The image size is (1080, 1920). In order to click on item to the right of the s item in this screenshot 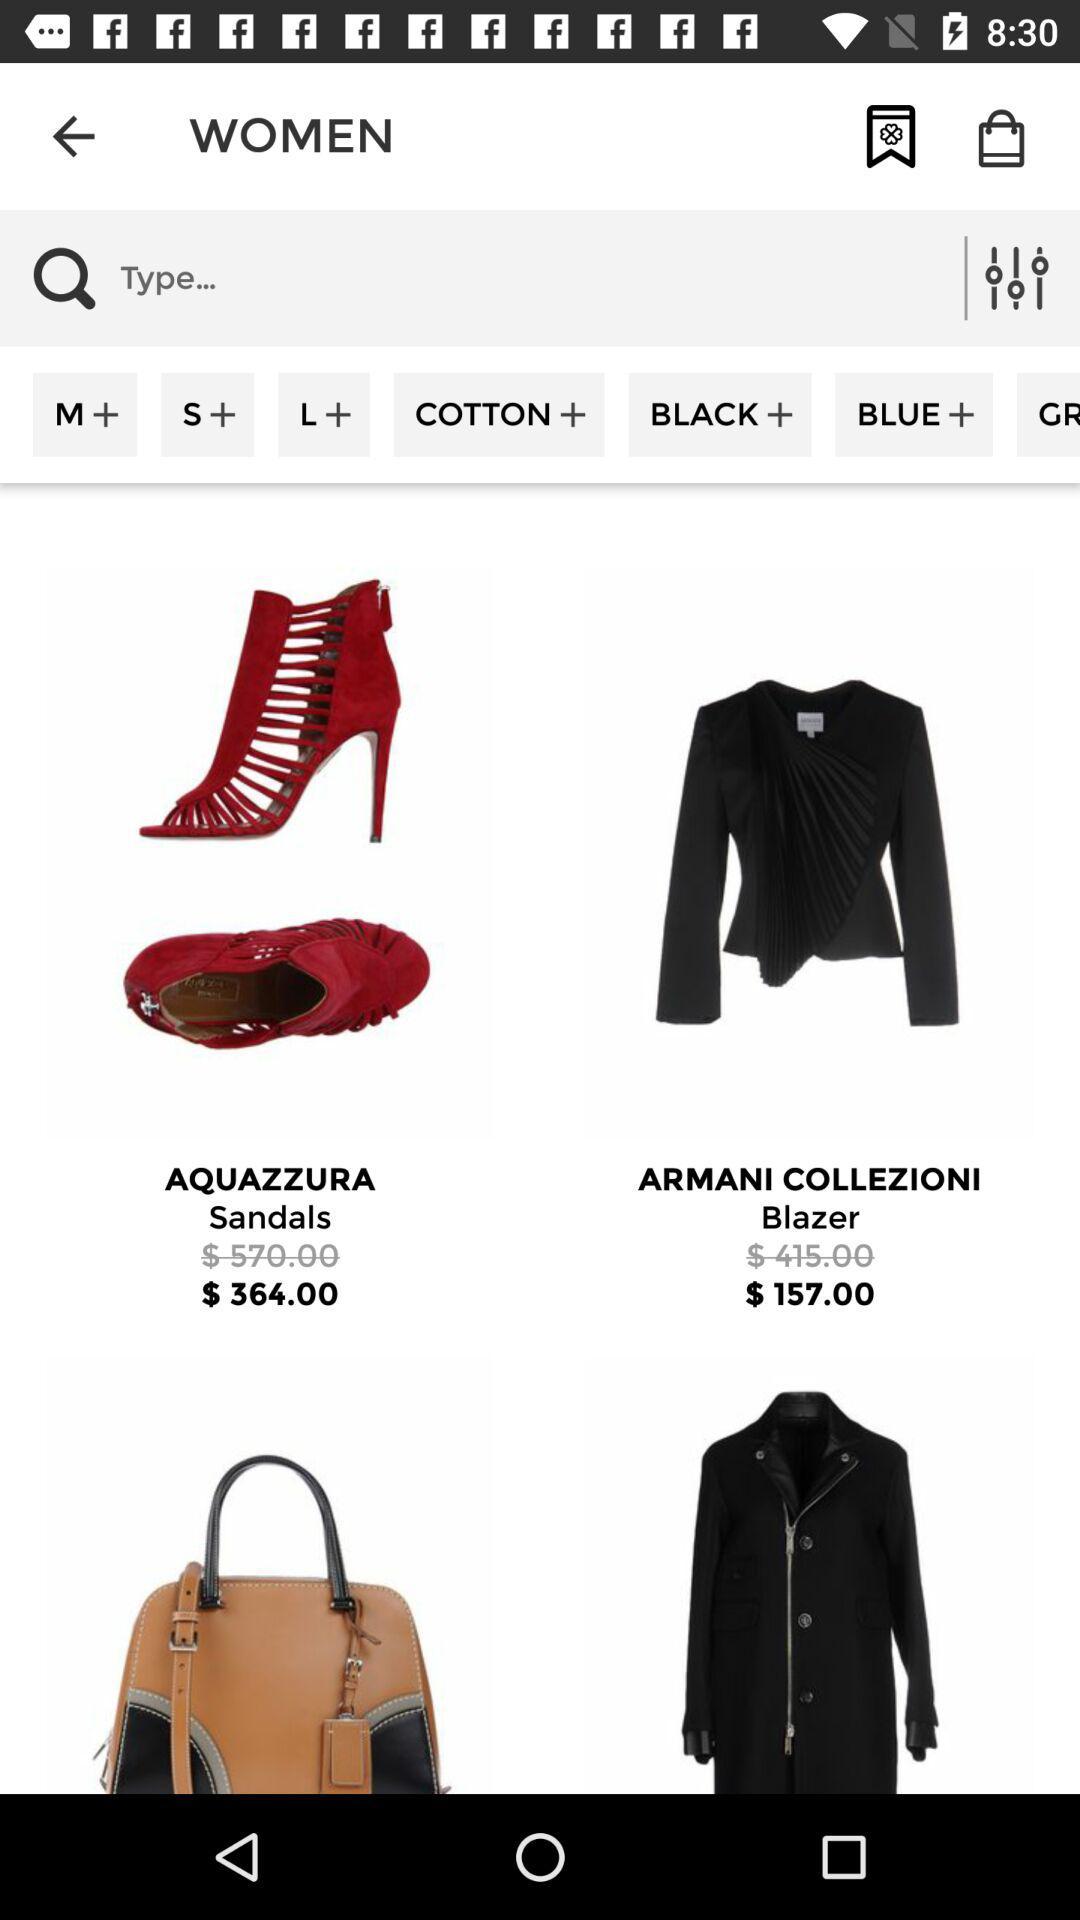, I will do `click(323, 413)`.